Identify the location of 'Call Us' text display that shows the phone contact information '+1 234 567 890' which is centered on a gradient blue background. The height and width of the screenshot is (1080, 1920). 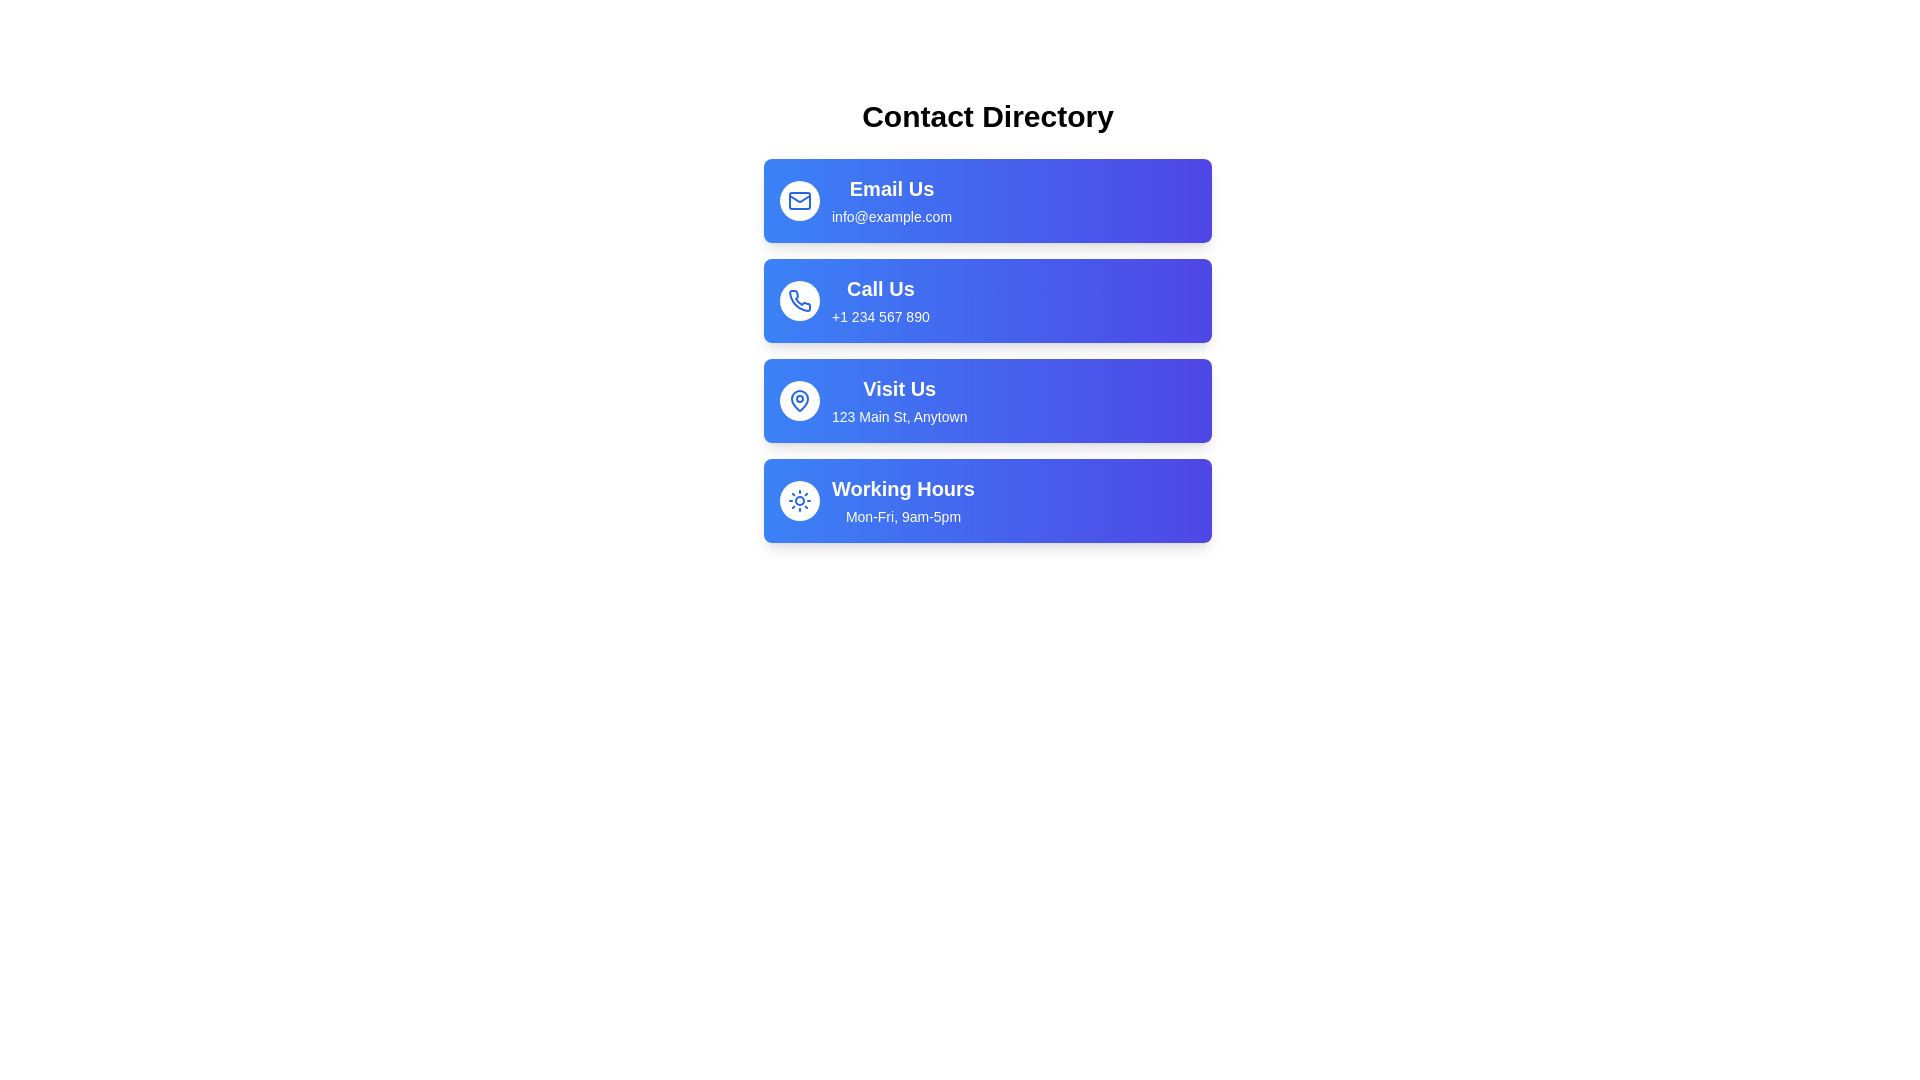
(880, 300).